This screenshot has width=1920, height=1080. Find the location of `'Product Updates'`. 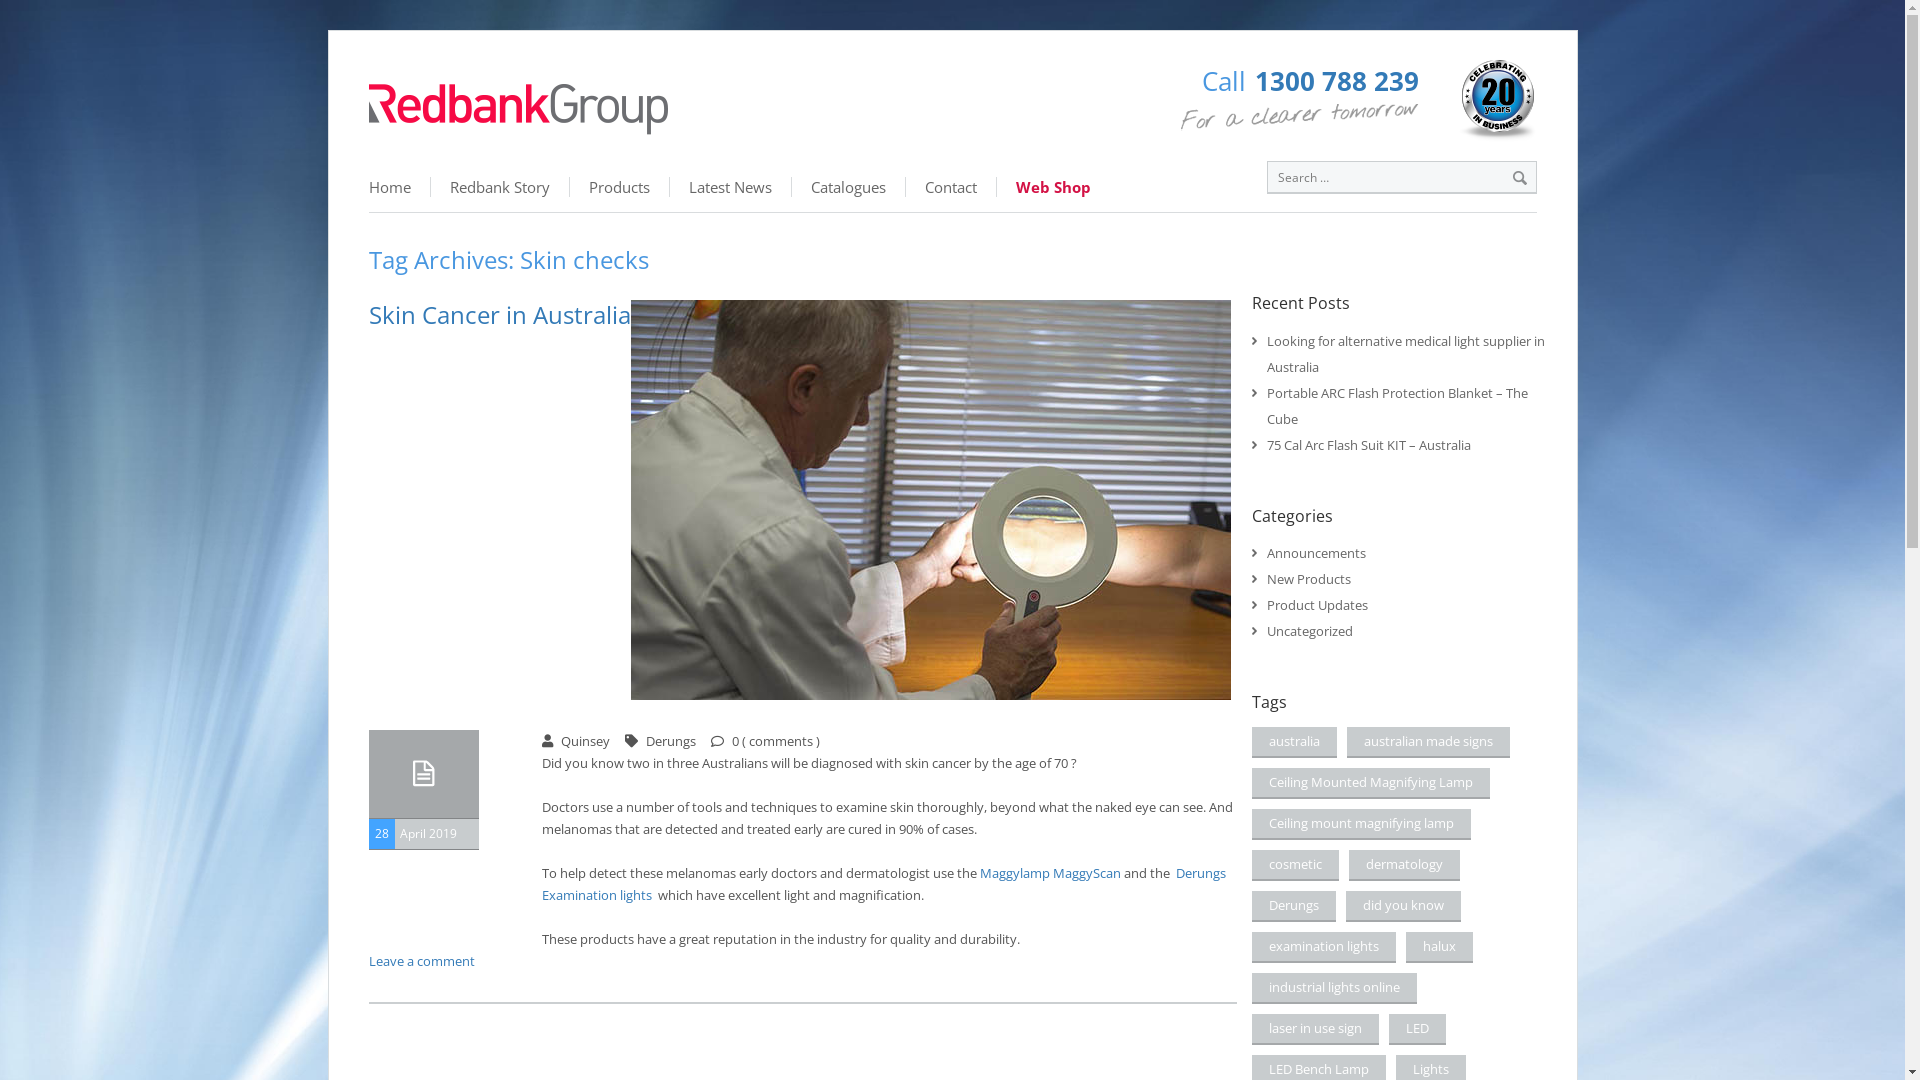

'Product Updates' is located at coordinates (1317, 604).